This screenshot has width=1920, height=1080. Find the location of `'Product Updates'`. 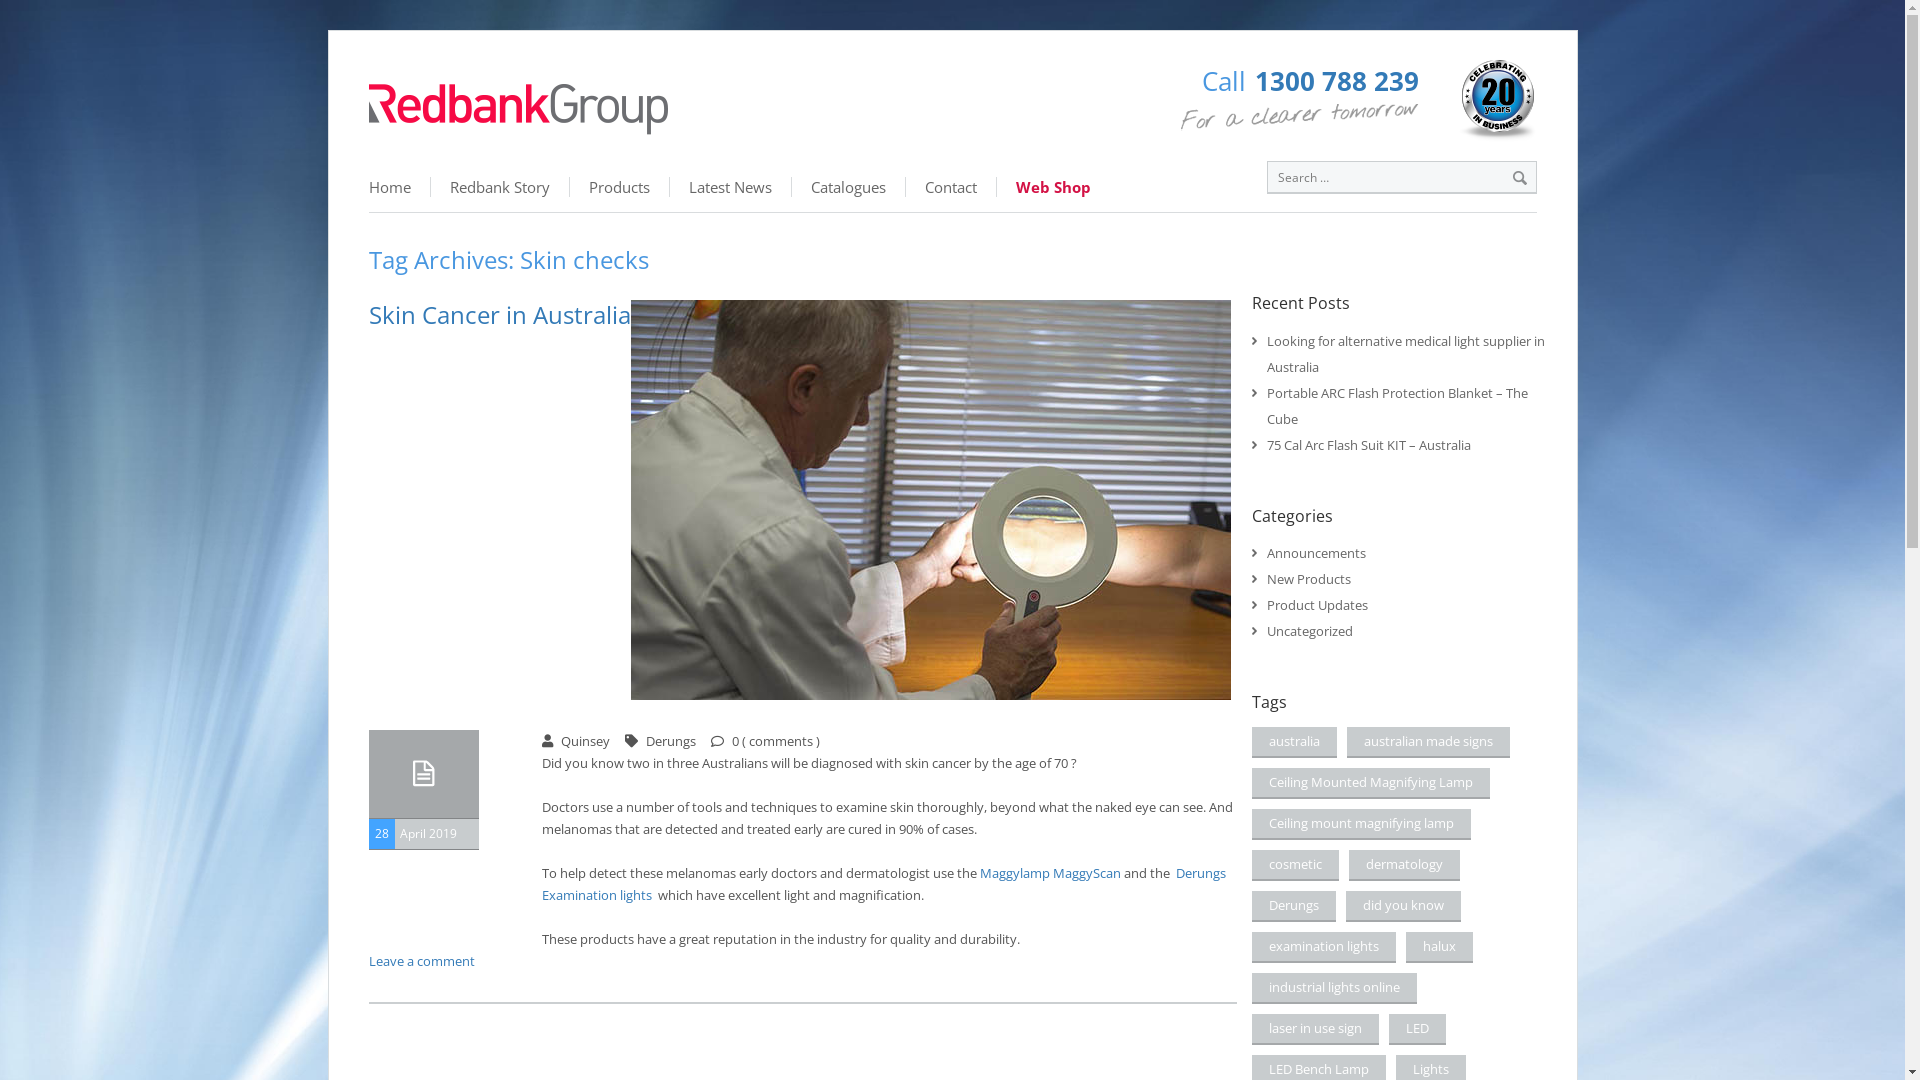

'Product Updates' is located at coordinates (1317, 604).